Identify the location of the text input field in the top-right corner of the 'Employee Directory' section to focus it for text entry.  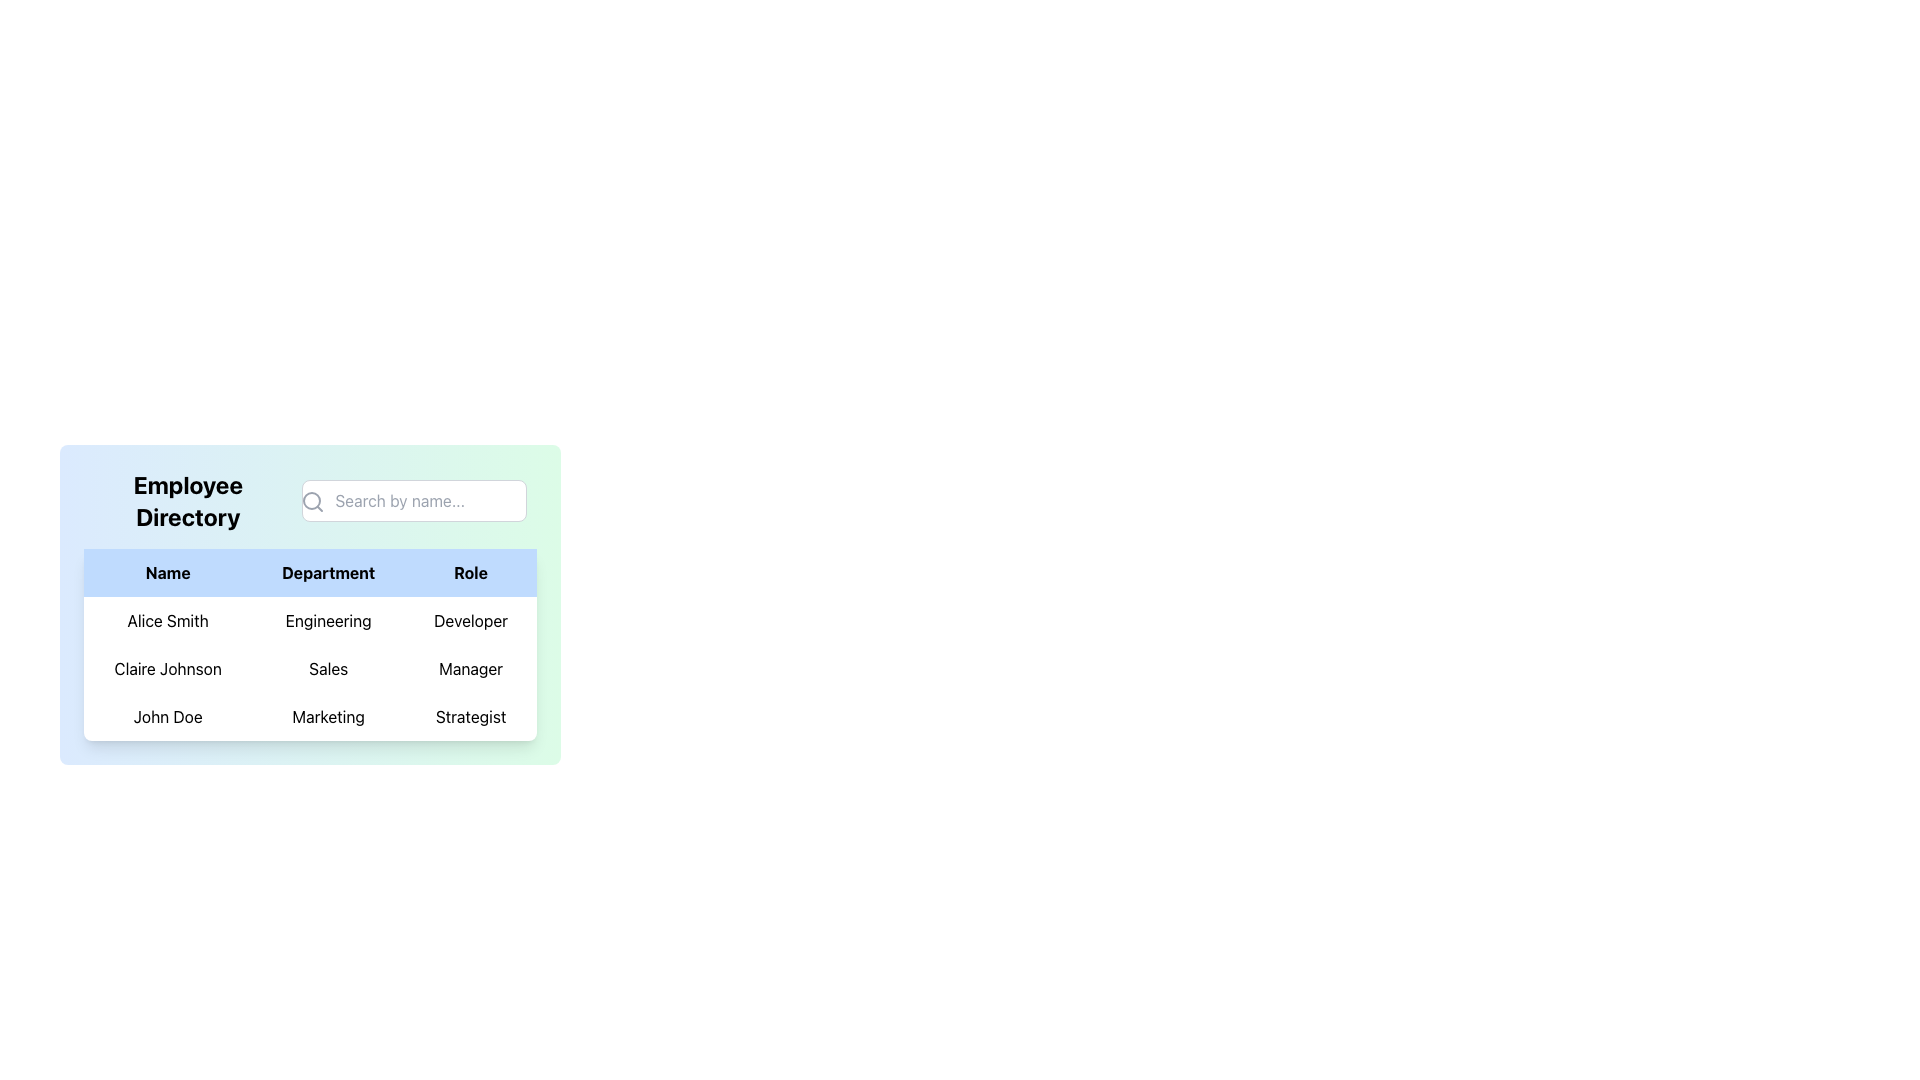
(413, 500).